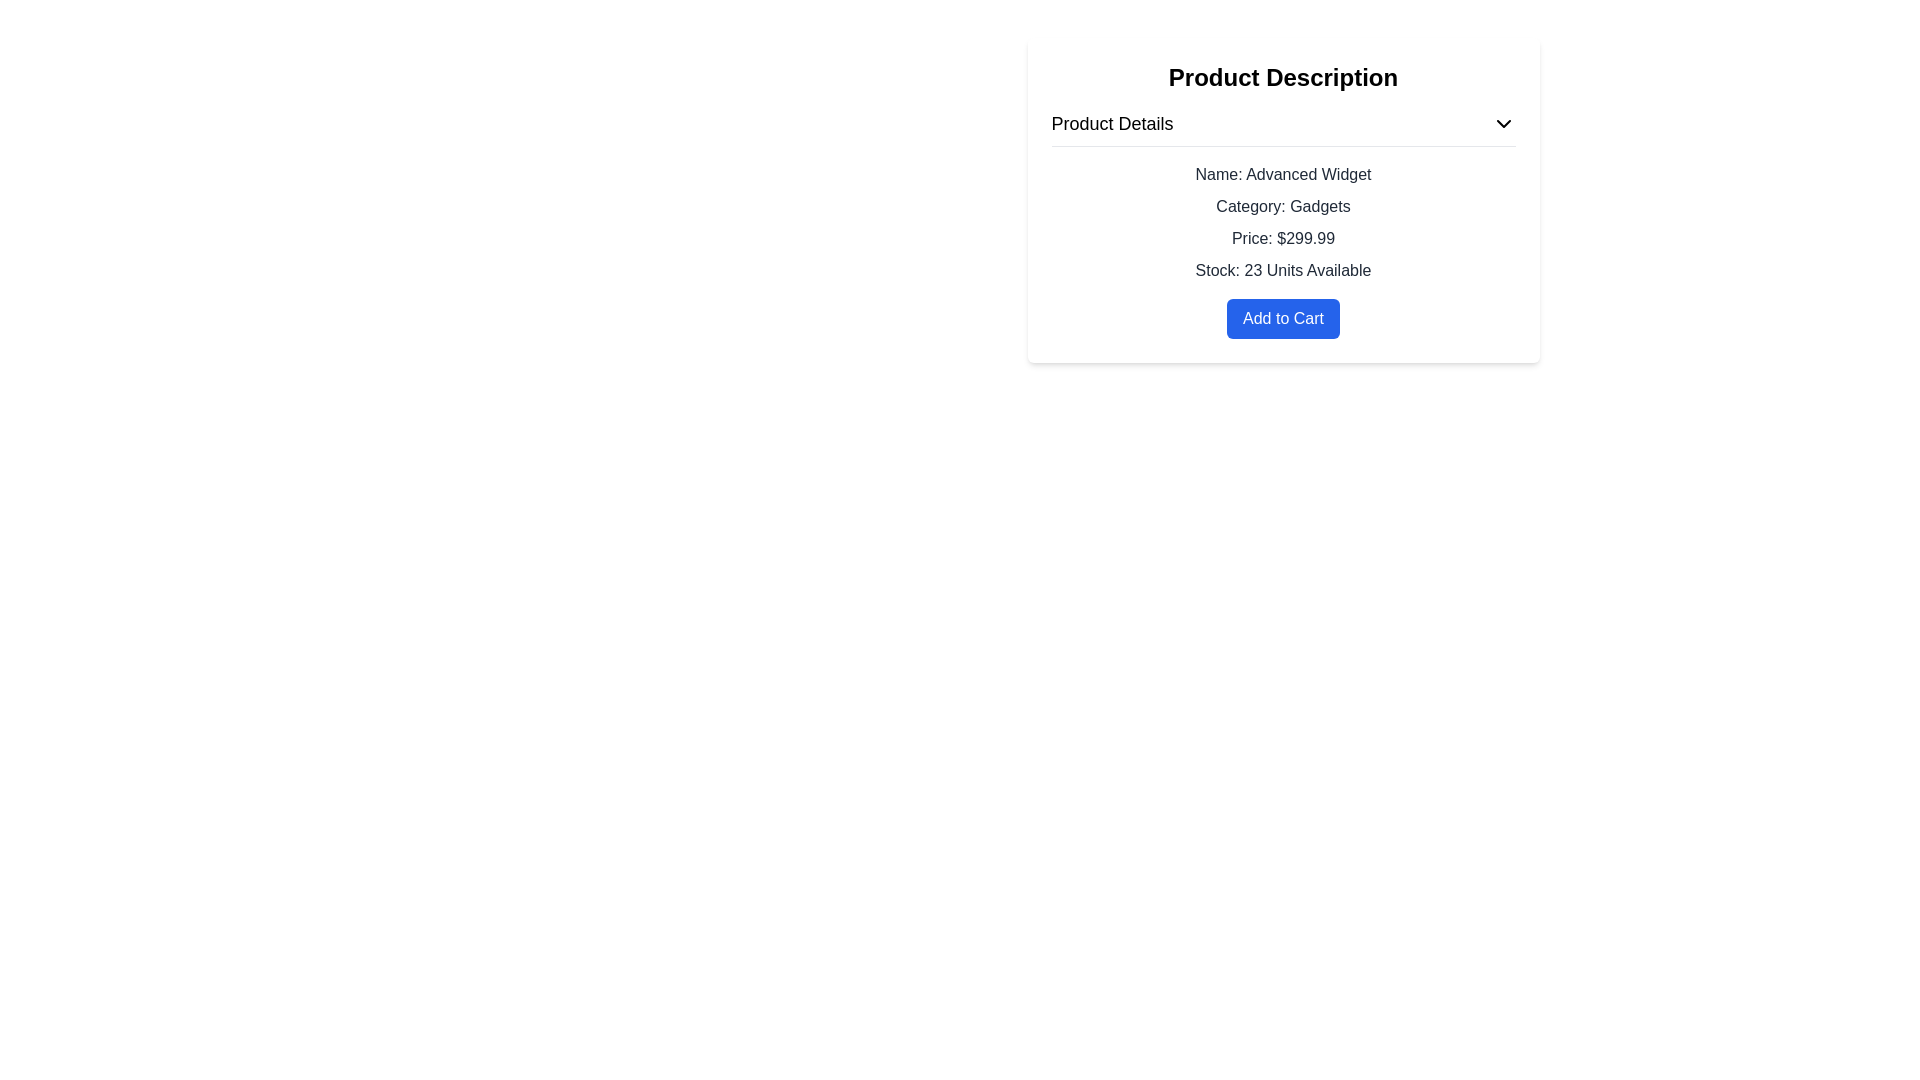 This screenshot has height=1080, width=1920. I want to click on the text label displaying 'Price: $299.99', which is centrally located in the 'Product Description' card, positioned between 'Category: Gadgets' and 'Stock: 23 Units Available', so click(1283, 238).